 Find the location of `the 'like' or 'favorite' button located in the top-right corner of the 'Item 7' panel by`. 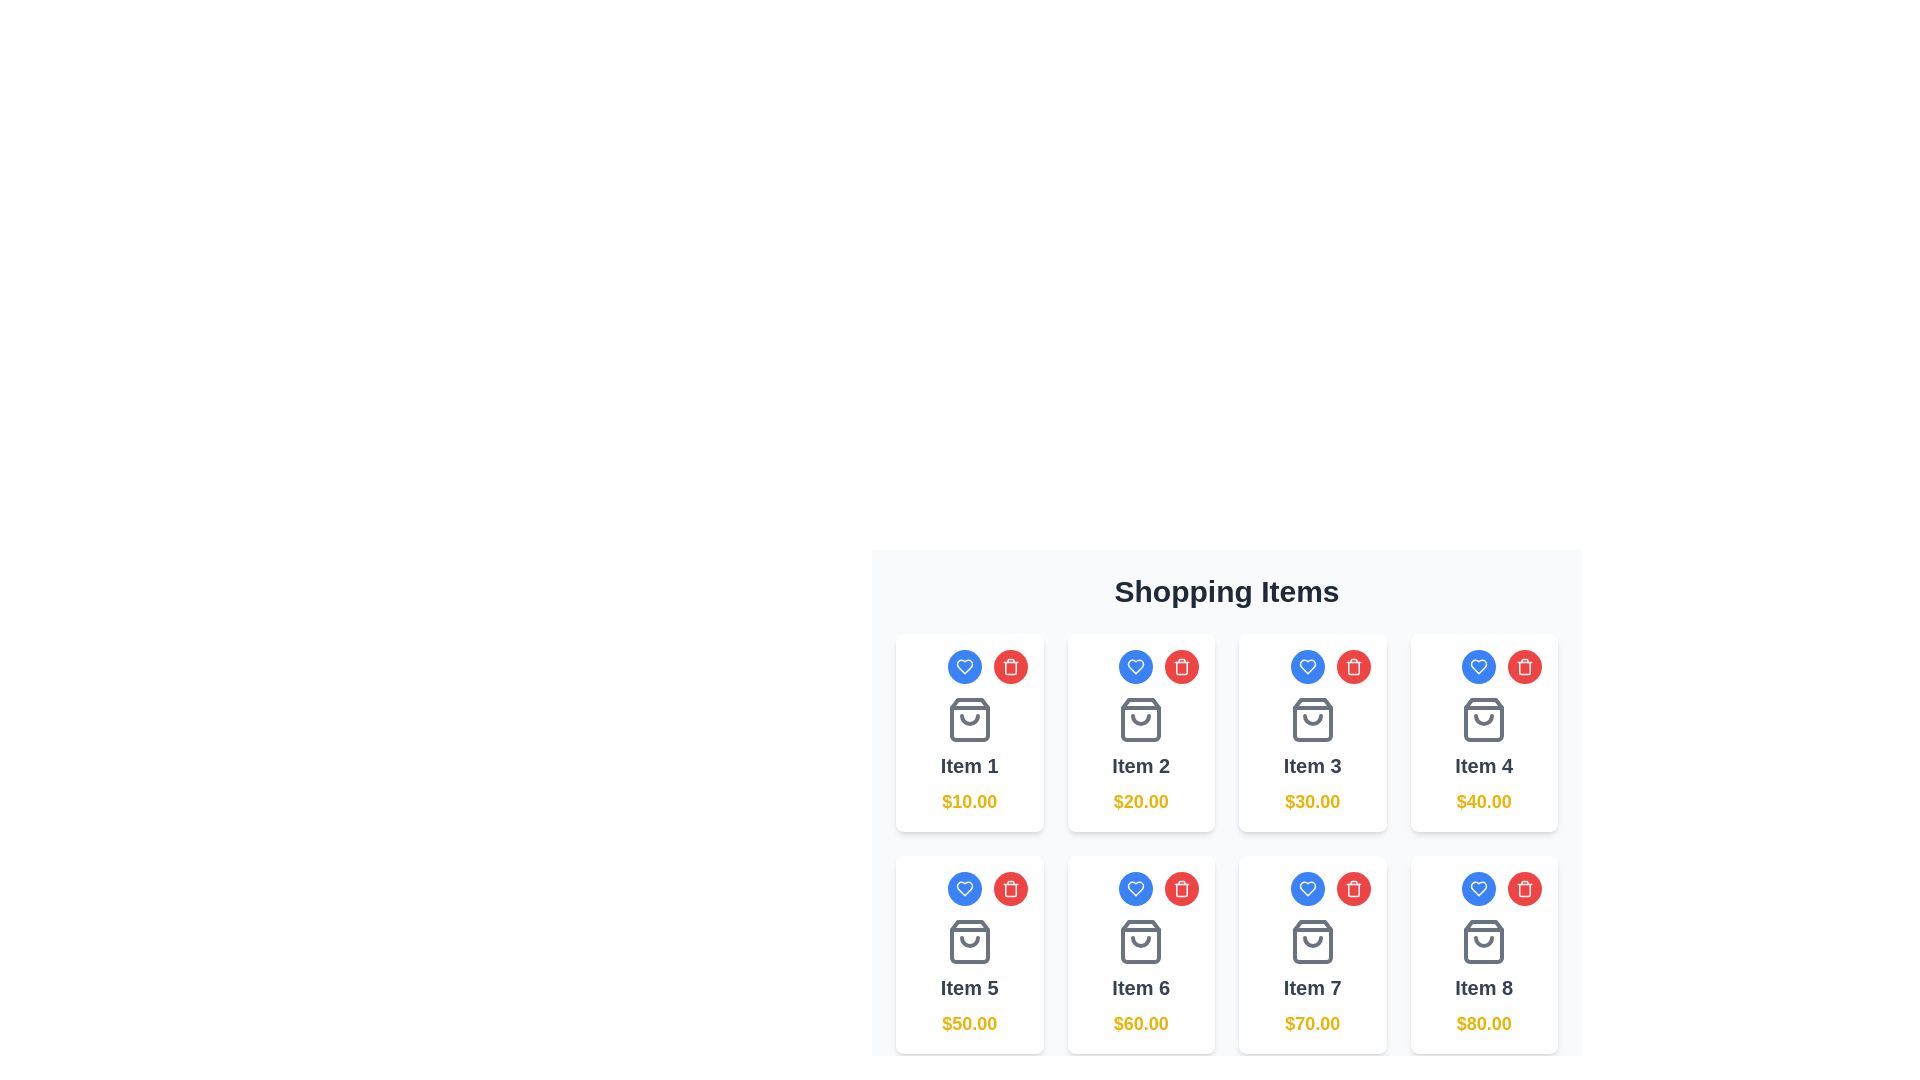

the 'like' or 'favorite' button located in the top-right corner of the 'Item 7' panel by is located at coordinates (1312, 887).